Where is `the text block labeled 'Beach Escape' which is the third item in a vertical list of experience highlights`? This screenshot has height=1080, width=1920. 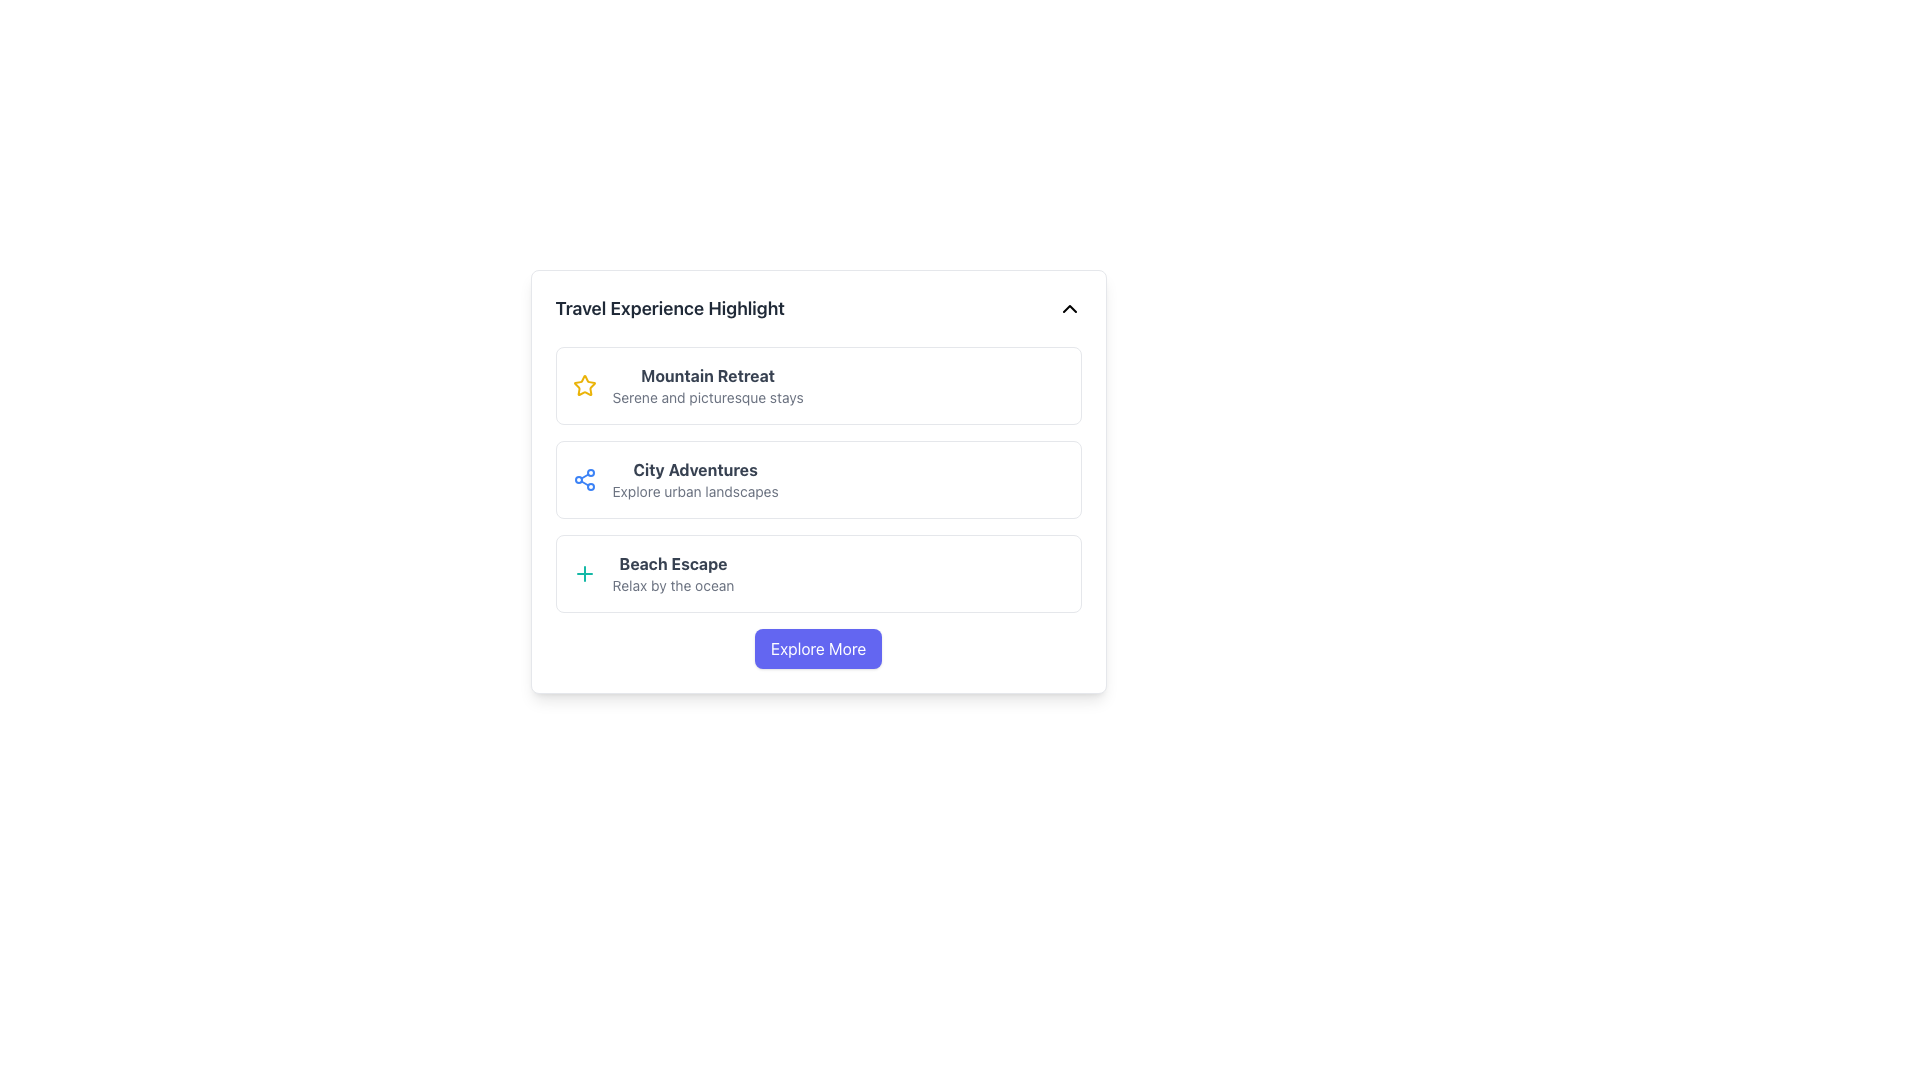 the text block labeled 'Beach Escape' which is the third item in a vertical list of experience highlights is located at coordinates (673, 574).